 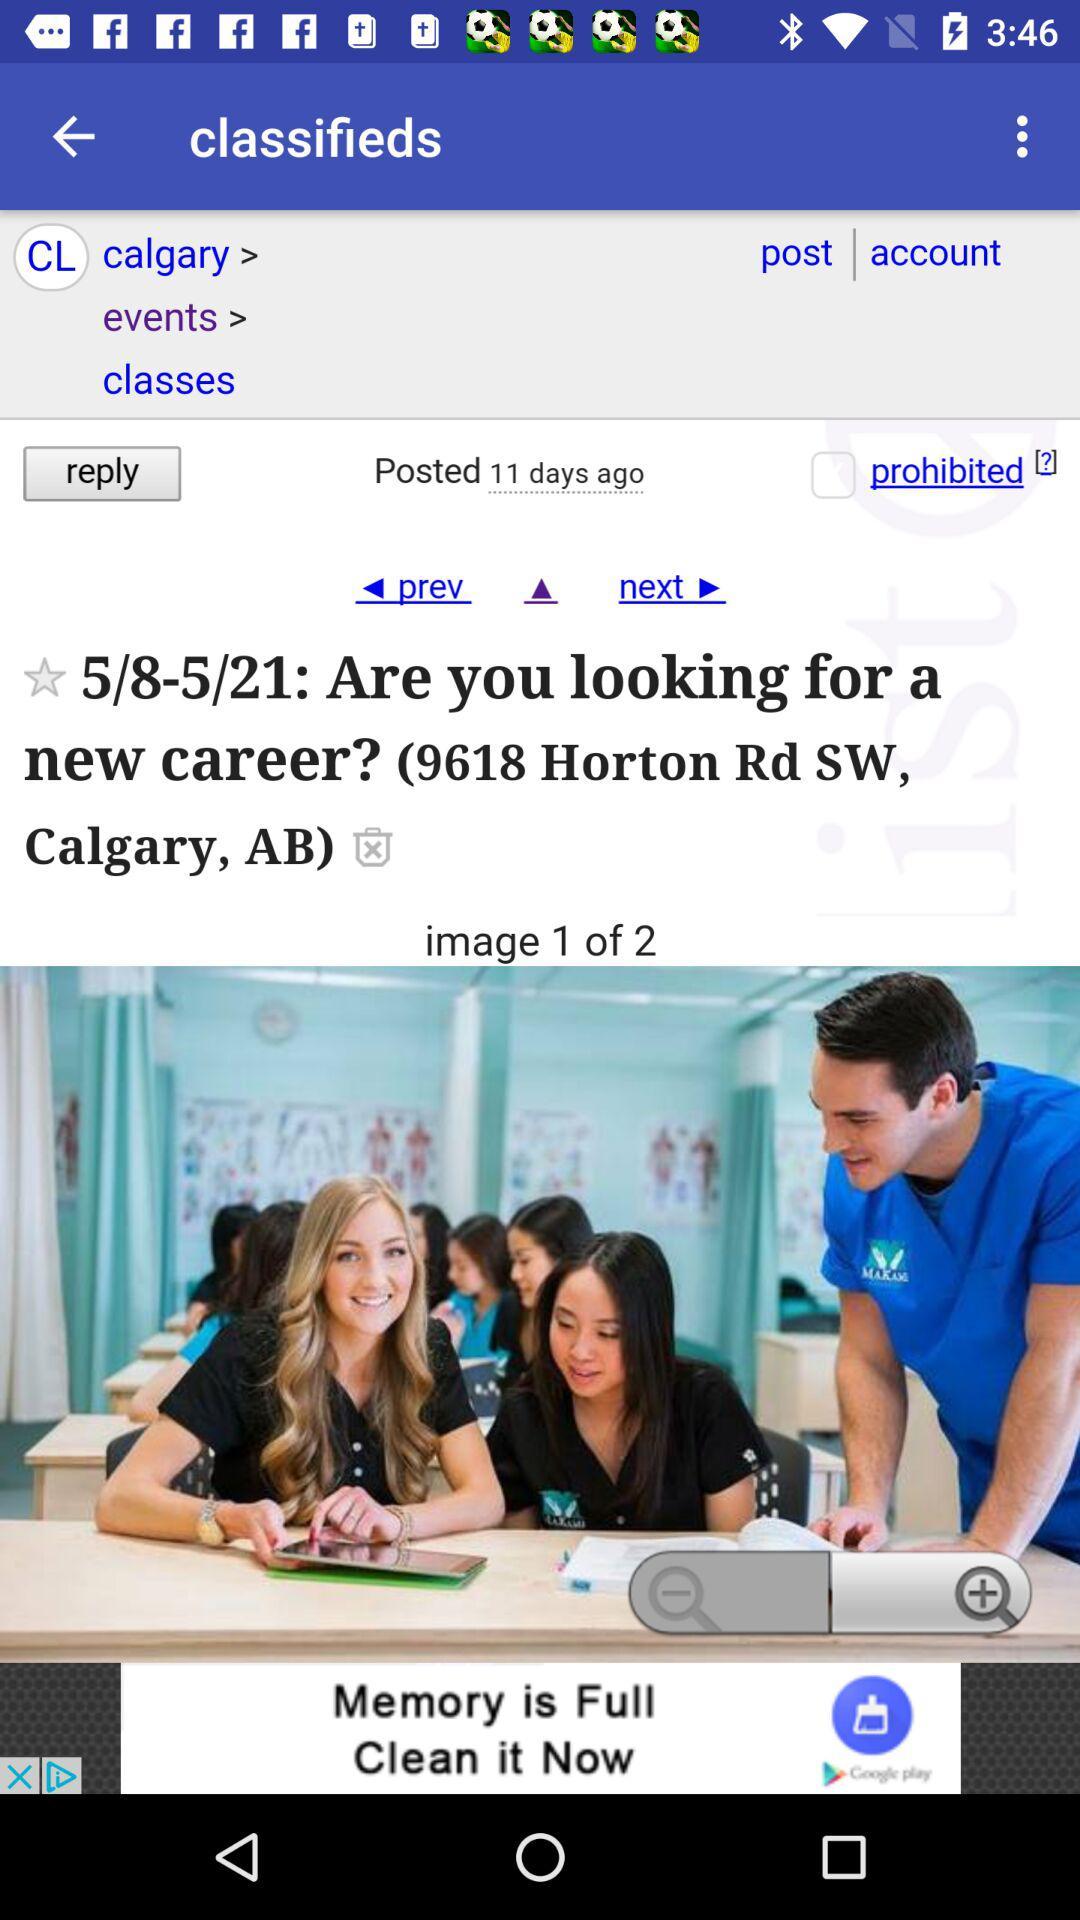 I want to click on advertisement at bottom, so click(x=540, y=1727).